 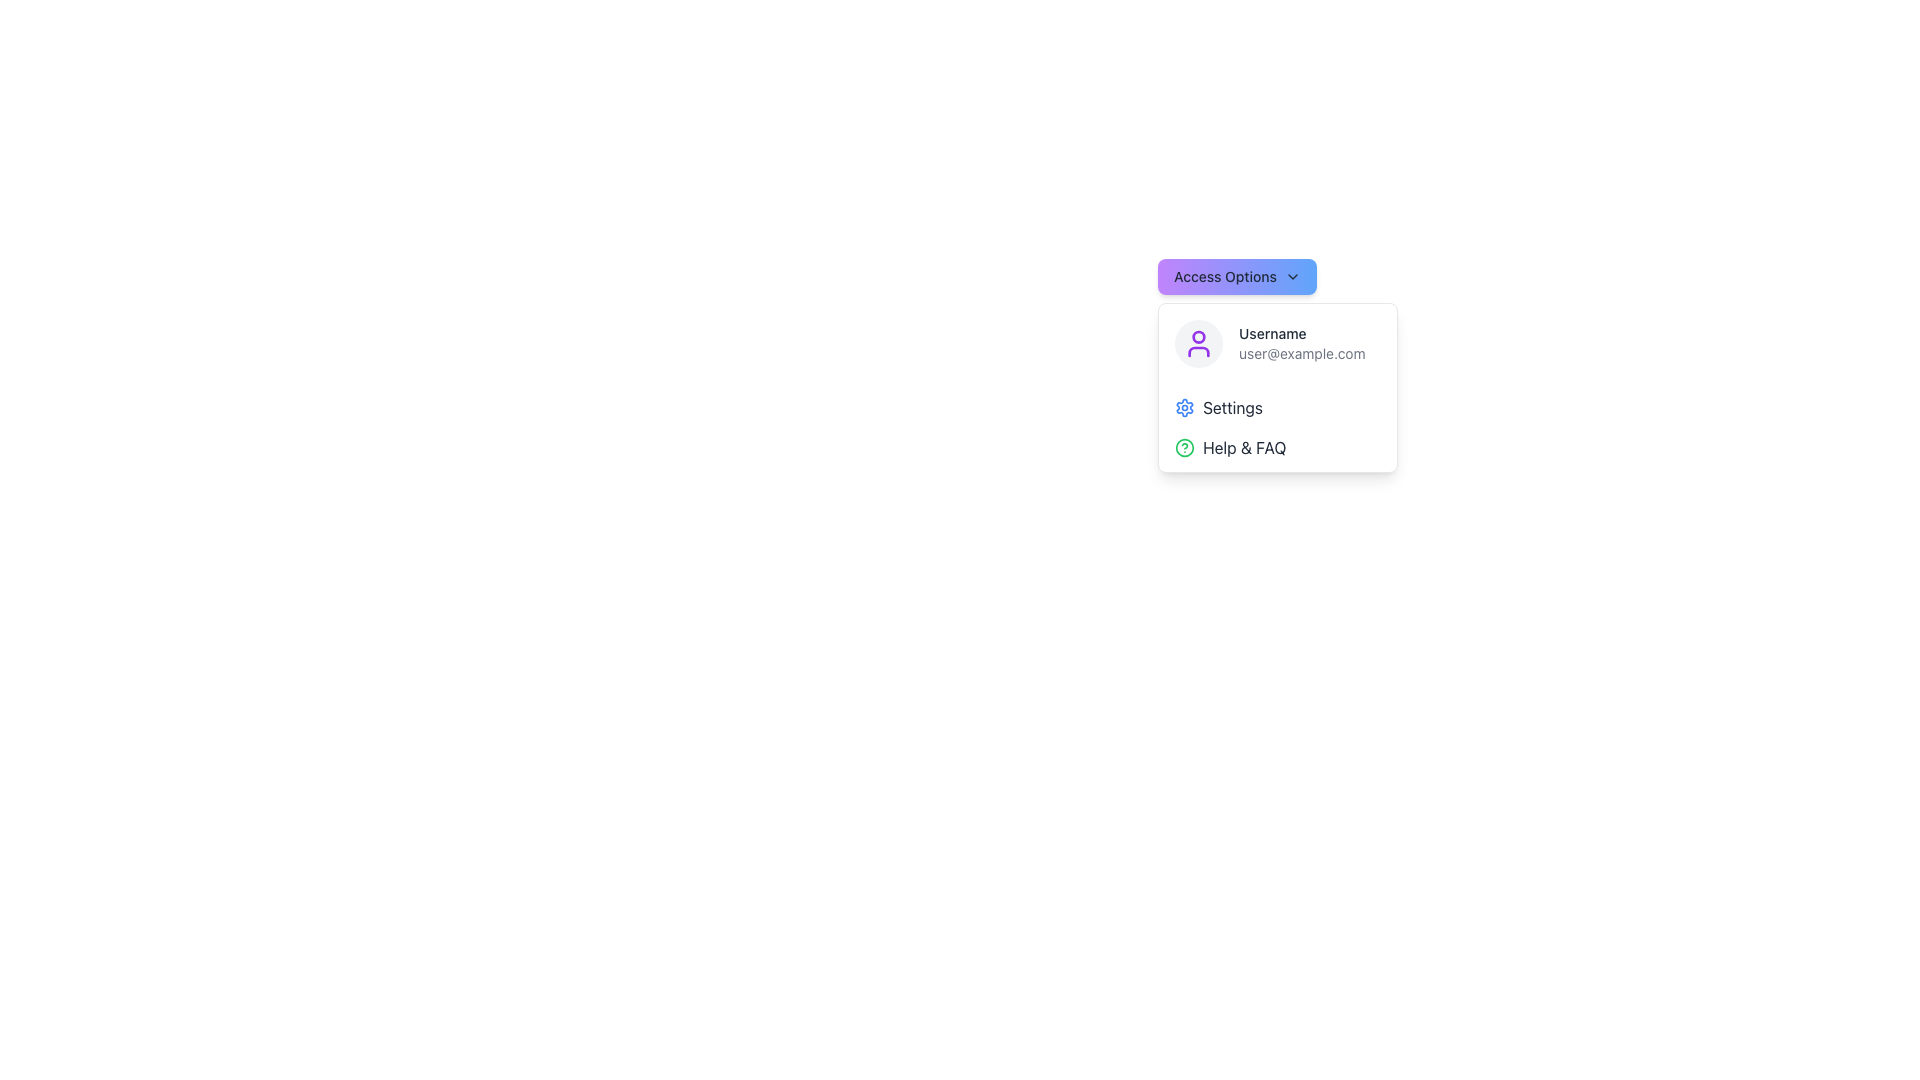 What do you see at coordinates (1292, 277) in the screenshot?
I see `the dropdown menu indicator icon located at the far right end of the 'Access Options' button` at bounding box center [1292, 277].